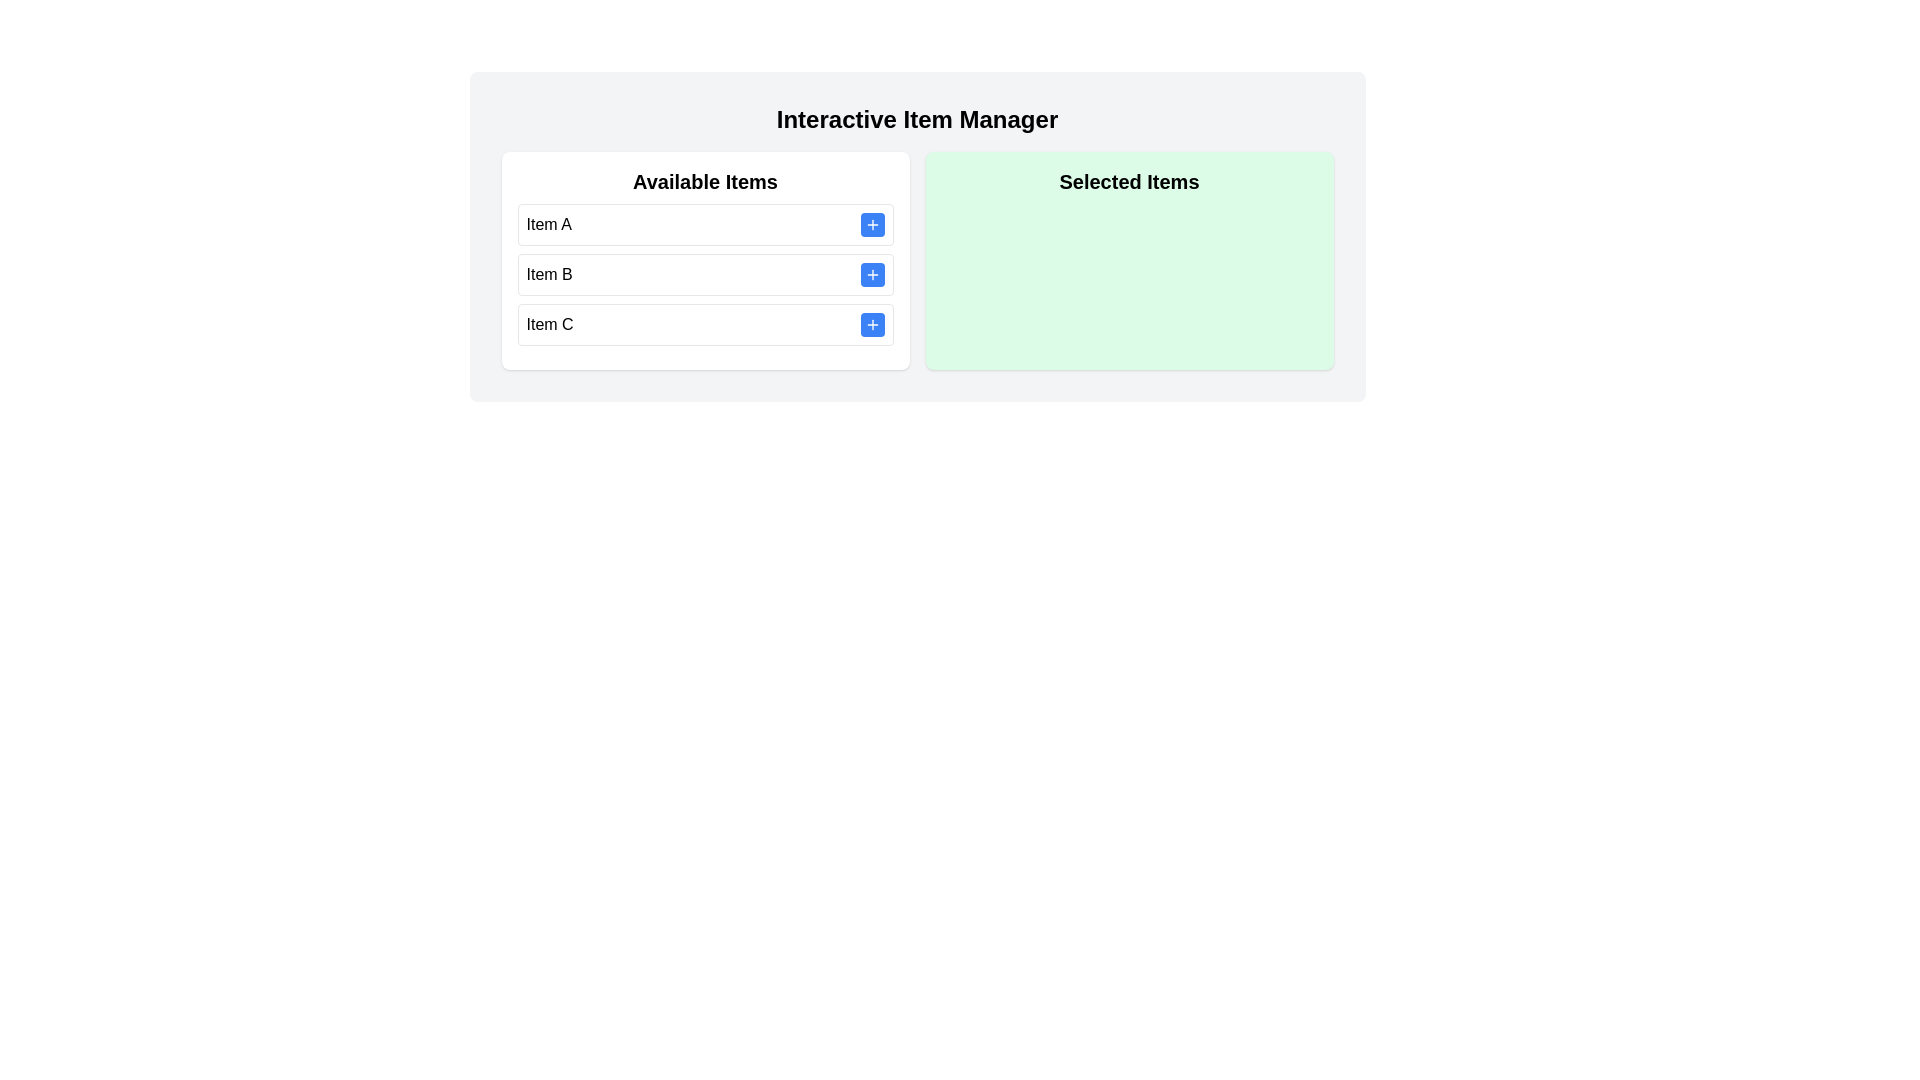 The height and width of the screenshot is (1080, 1920). What do you see at coordinates (549, 224) in the screenshot?
I see `the text label displaying 'Item A', which is the first item in the 'Available Items' list, aligned horizontally with a blue '+' button` at bounding box center [549, 224].